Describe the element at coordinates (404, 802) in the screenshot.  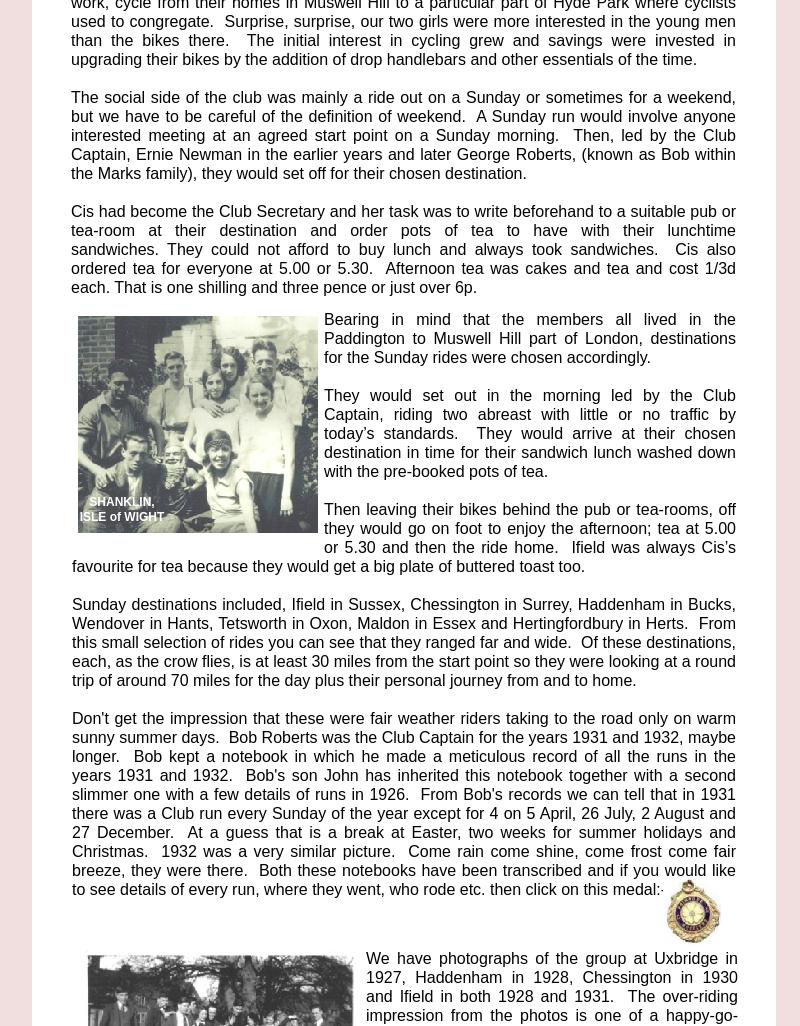
I see `'Don't get the impression that these were fair weather riders taking to the road only on warm sunny summer days.  Bob Roberts was the Club Captain for the years 1931 and 1932, maybe longer.  Bob kept a notebook in which he made a meticulous record of all the runs in the years 1931 and 1932.  Bob's son John has inherited this notebook together with a second slimmer one with a few details of runs in 1926.  From Bob's records we can tell that in 1931 there was a Club run every Sunday of the year except for 4 on 5 April, 26 July, 2 August and 27 December.  At a guess that is a break at Easter, two weeks for summer holidays and Christmas.  1932 was a very similar picture.  Come rain come shine, come frost come fair breeze, they were there.  Both these notebooks have been transcribed and if you would like to see details of every run, where they went, who rode etc. then click on this medal:-'` at that location.